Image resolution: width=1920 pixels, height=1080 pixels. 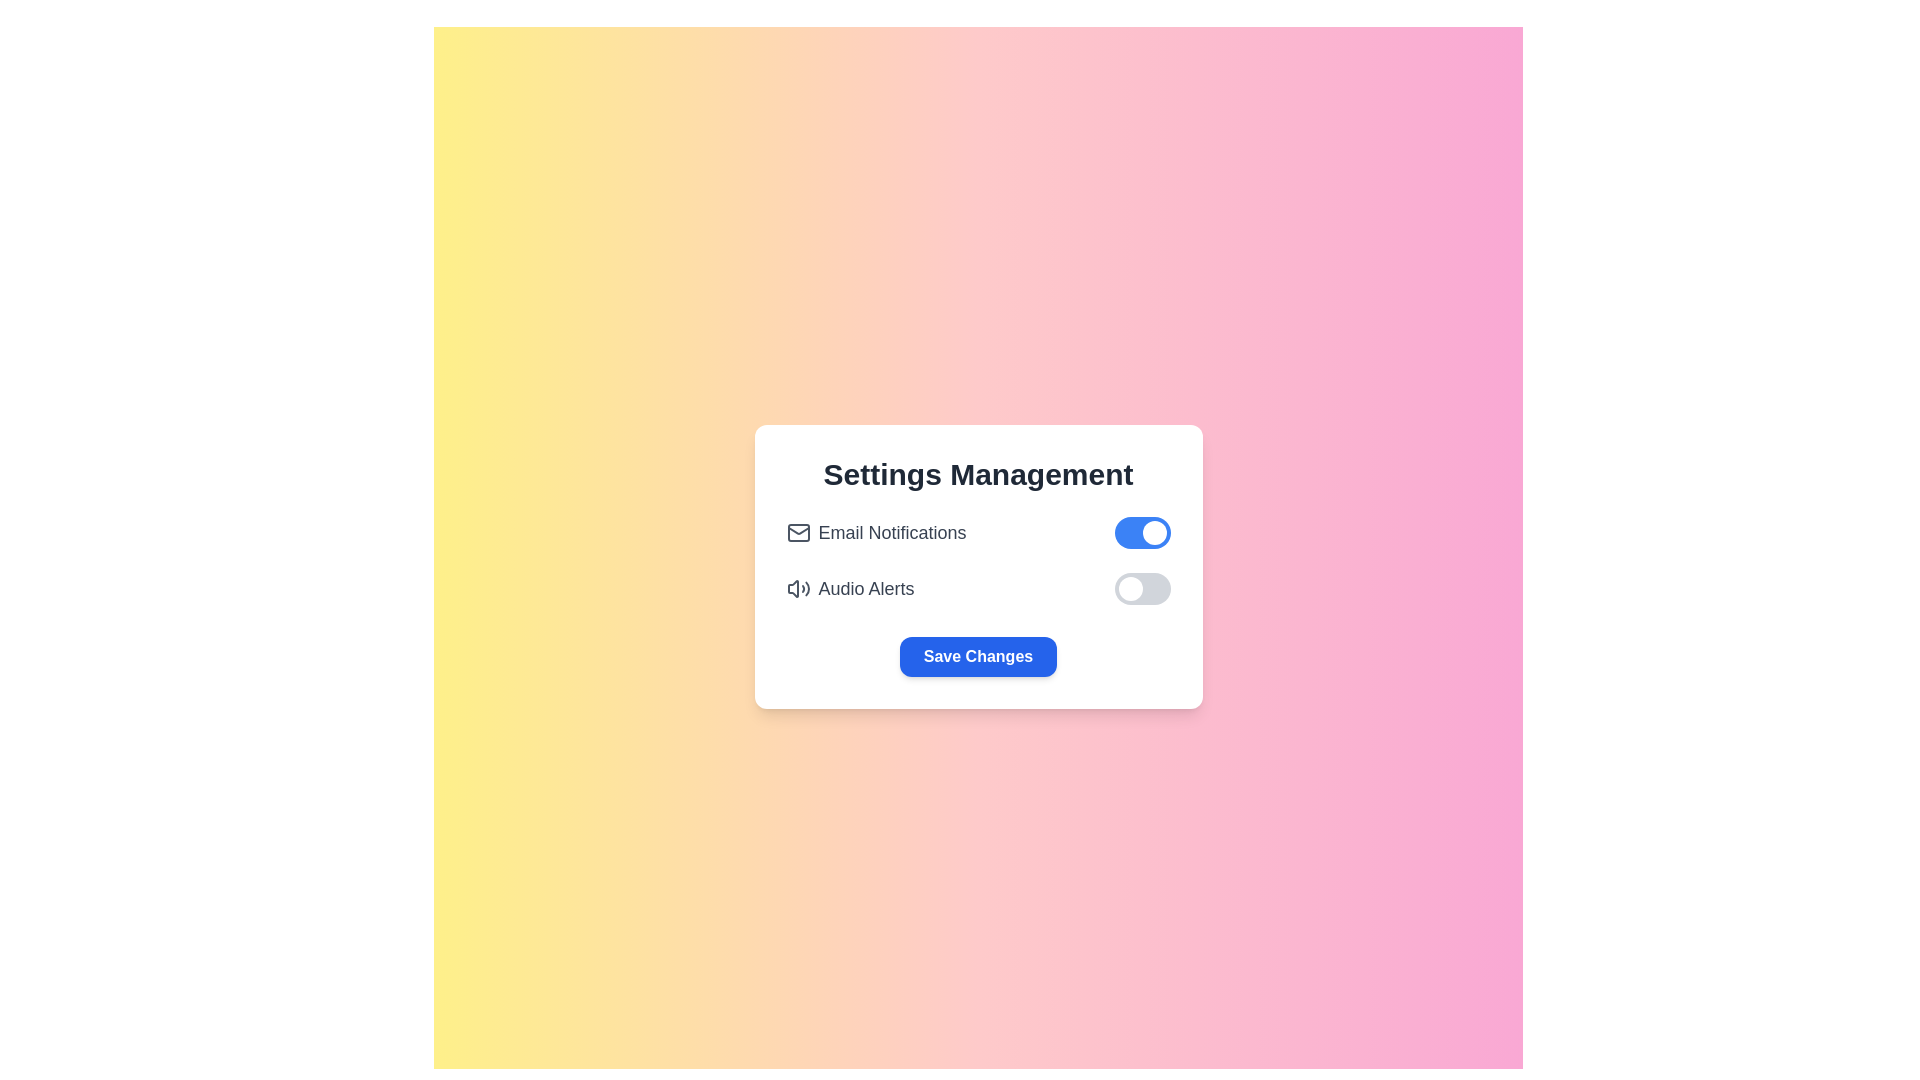 I want to click on the save button located at the bottom of the settings panel, directly beneath the 'Audio Alerts' text and toggle switch, so click(x=978, y=656).